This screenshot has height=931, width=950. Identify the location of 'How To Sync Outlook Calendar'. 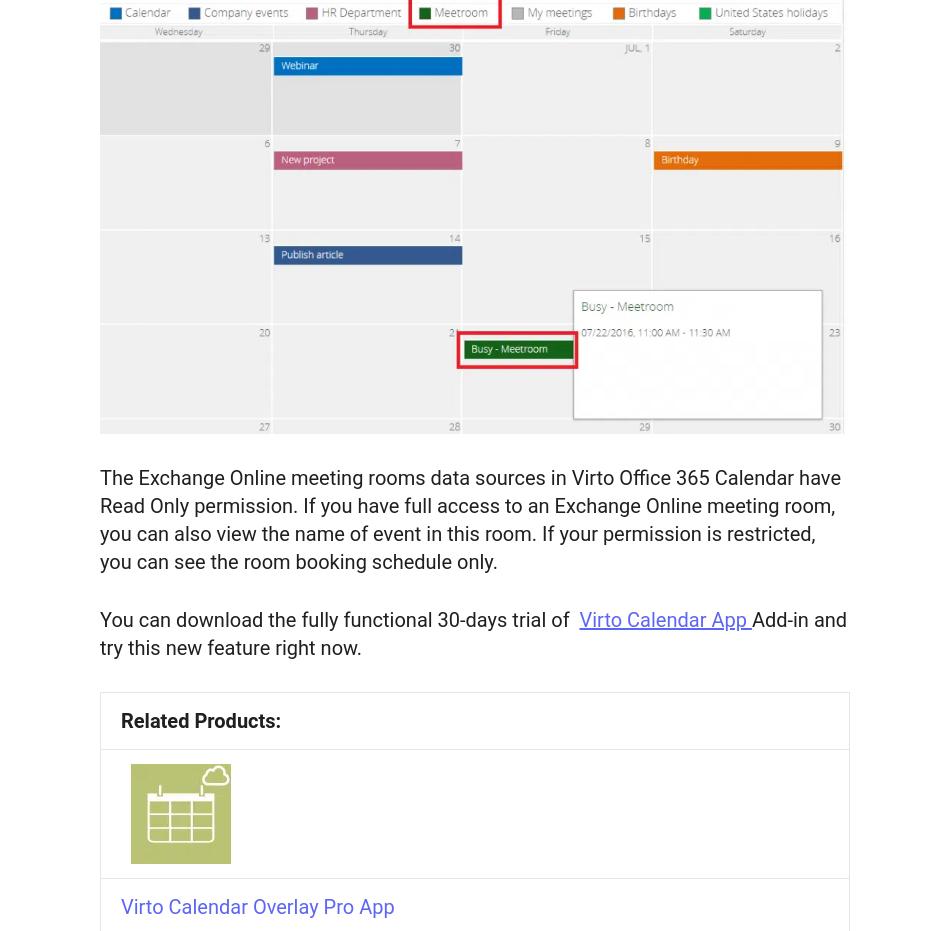
(142, 632).